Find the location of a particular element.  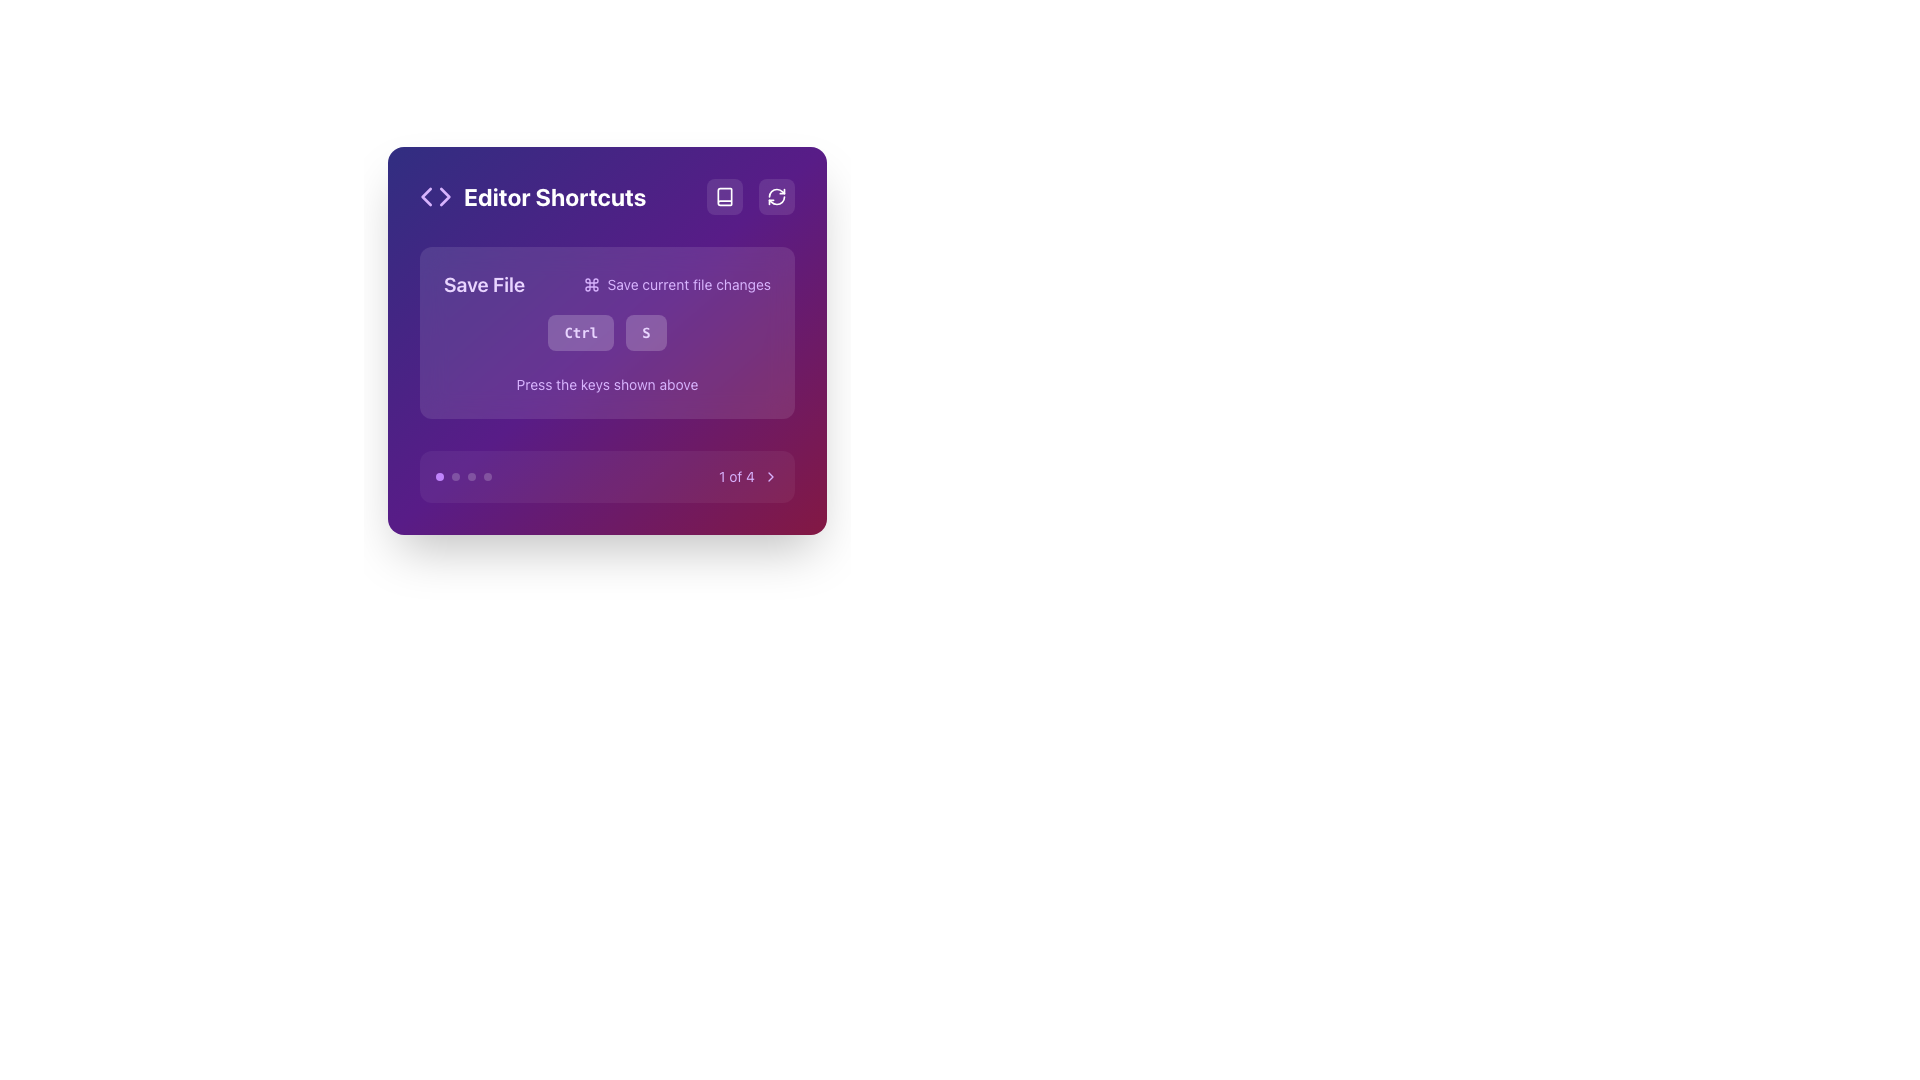

the circular arrow icon in the top-right corner of the panel to refresh or reload the content is located at coordinates (776, 196).